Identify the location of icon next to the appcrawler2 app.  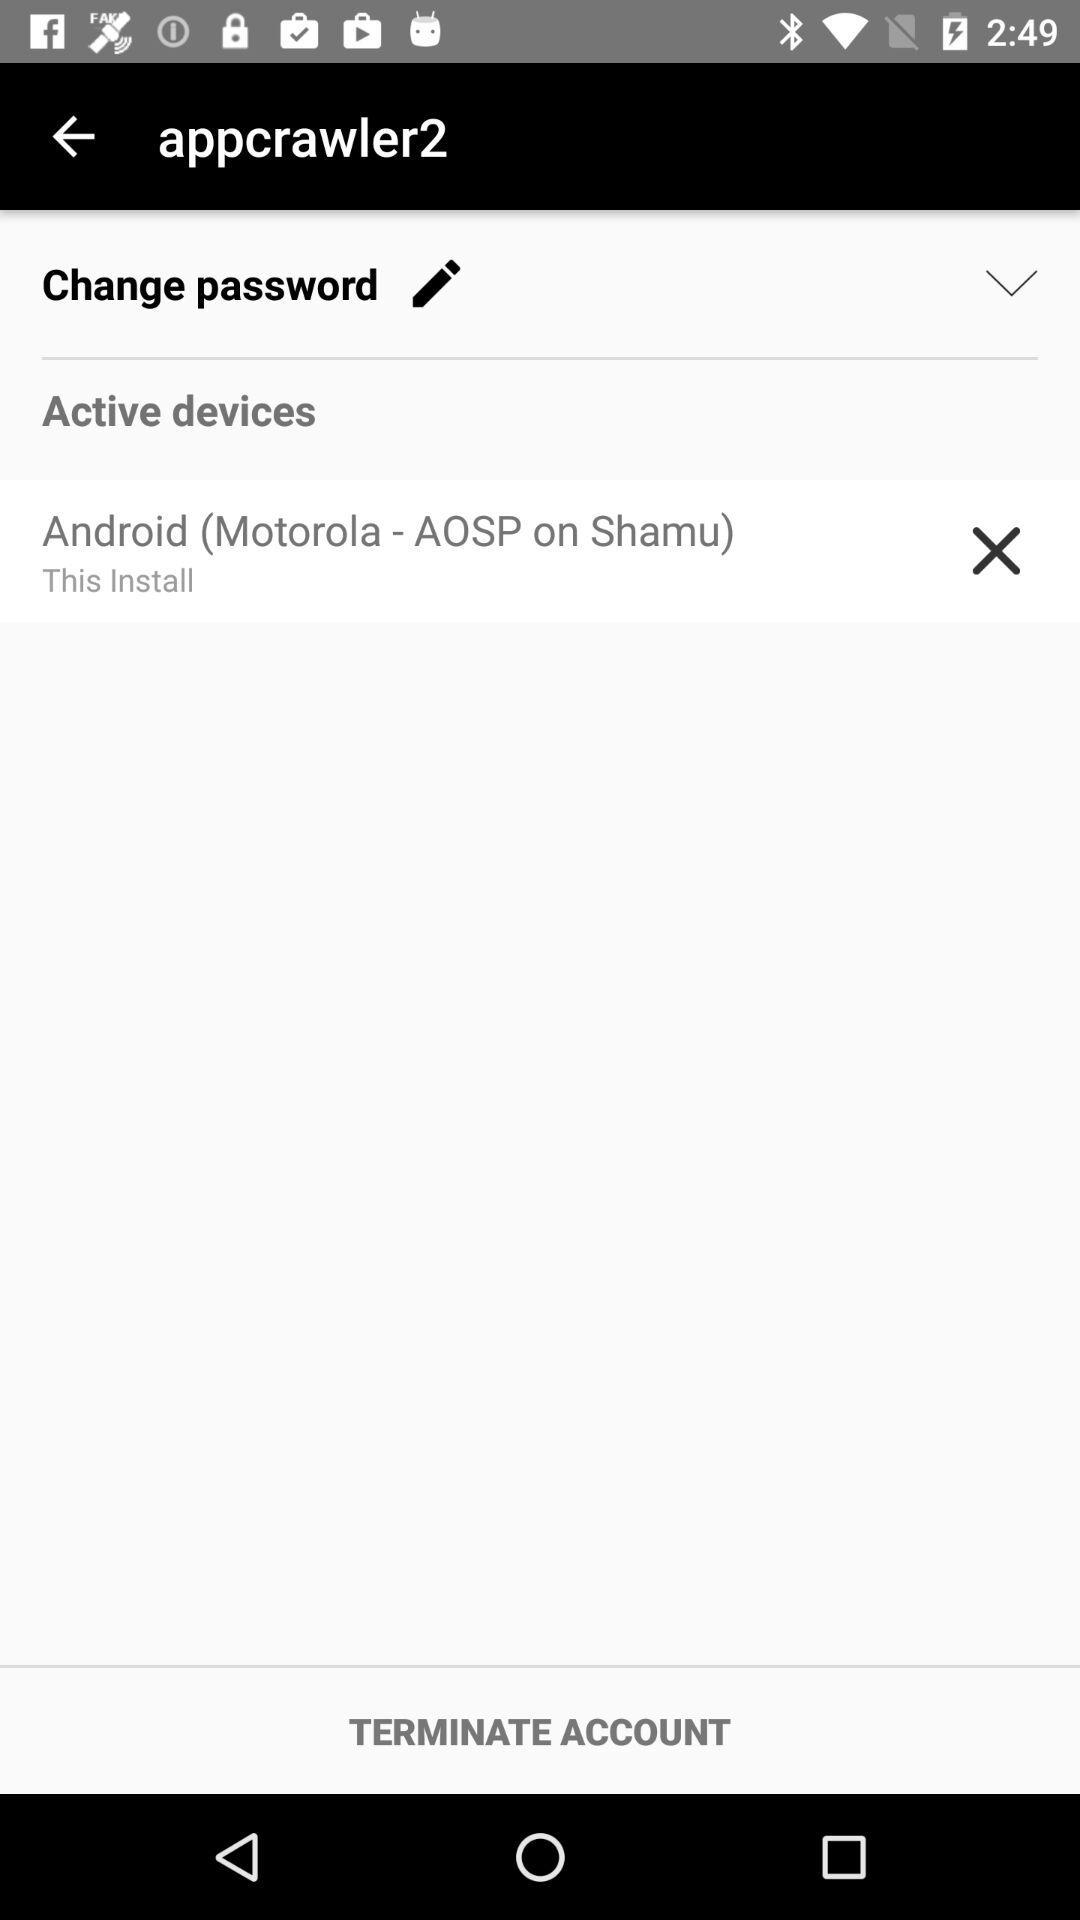
(72, 135).